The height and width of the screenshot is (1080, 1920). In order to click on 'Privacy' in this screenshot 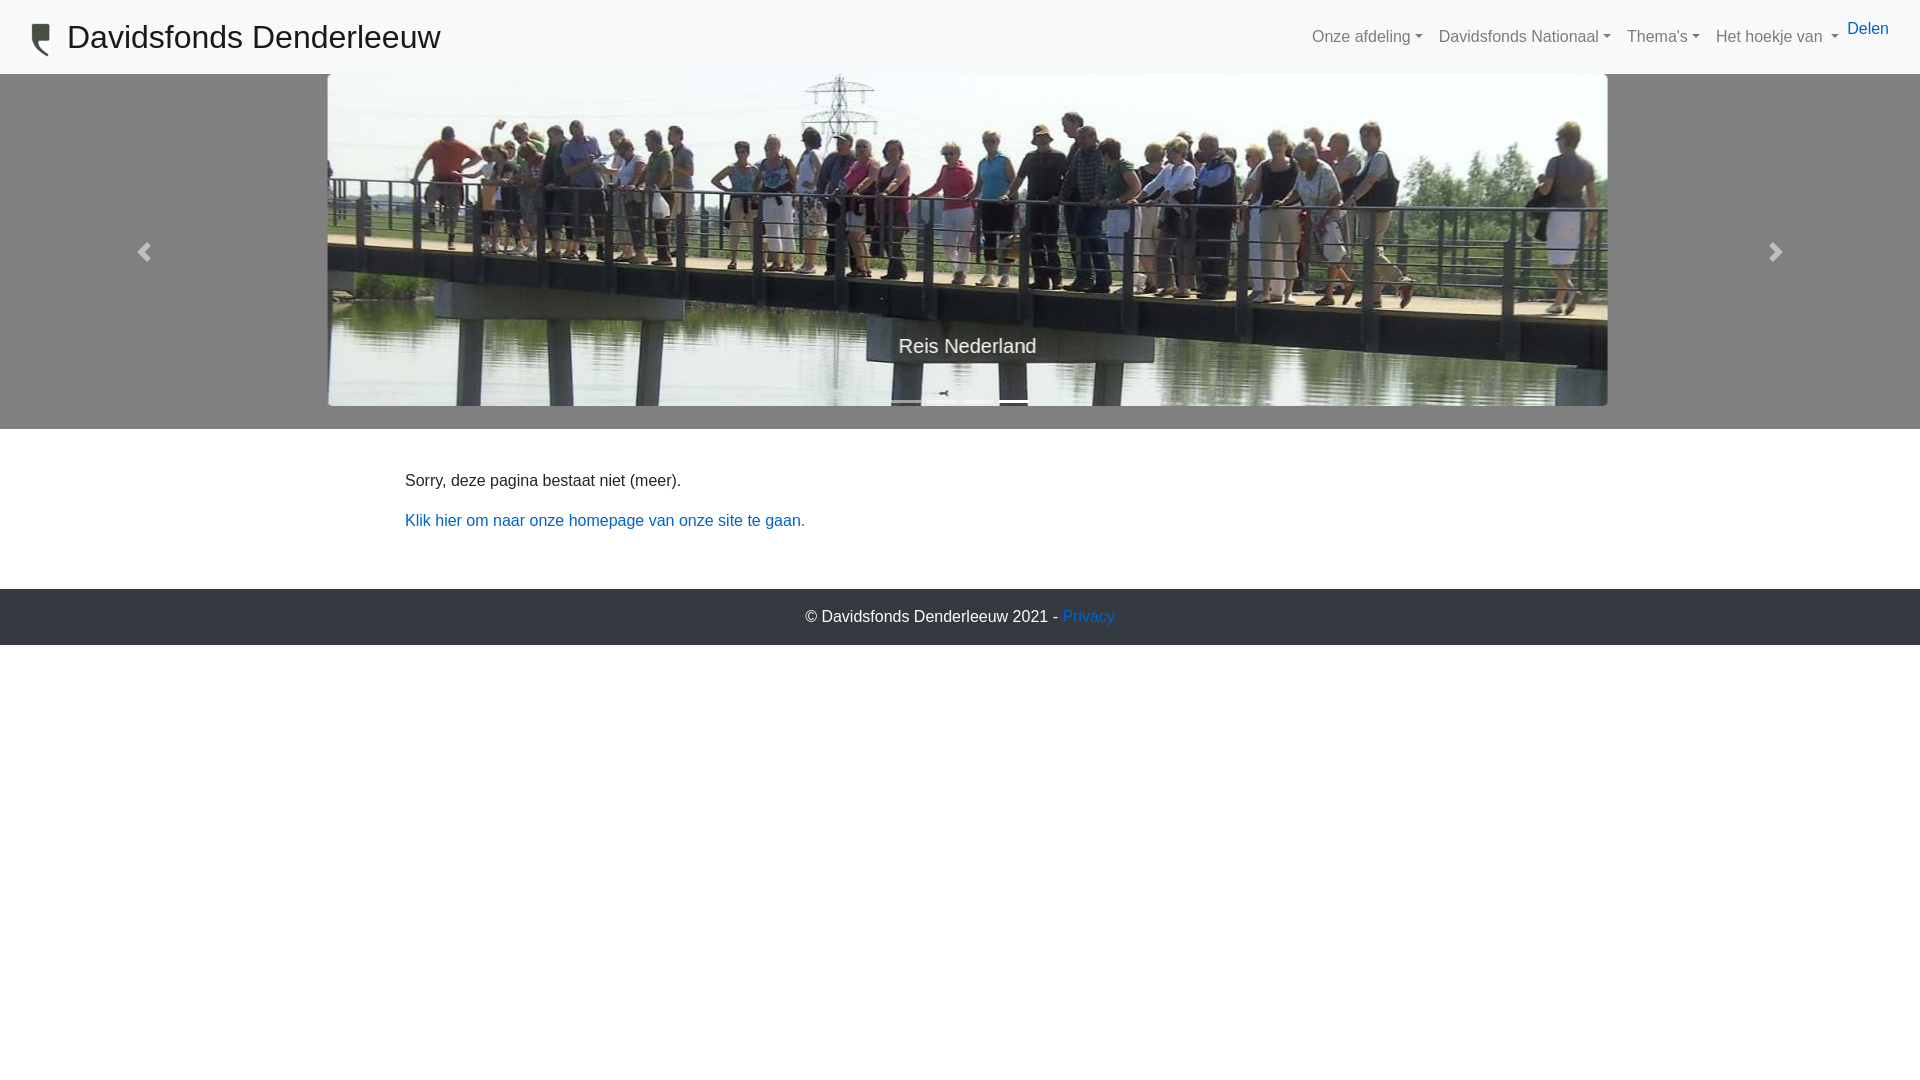, I will do `click(1087, 615)`.